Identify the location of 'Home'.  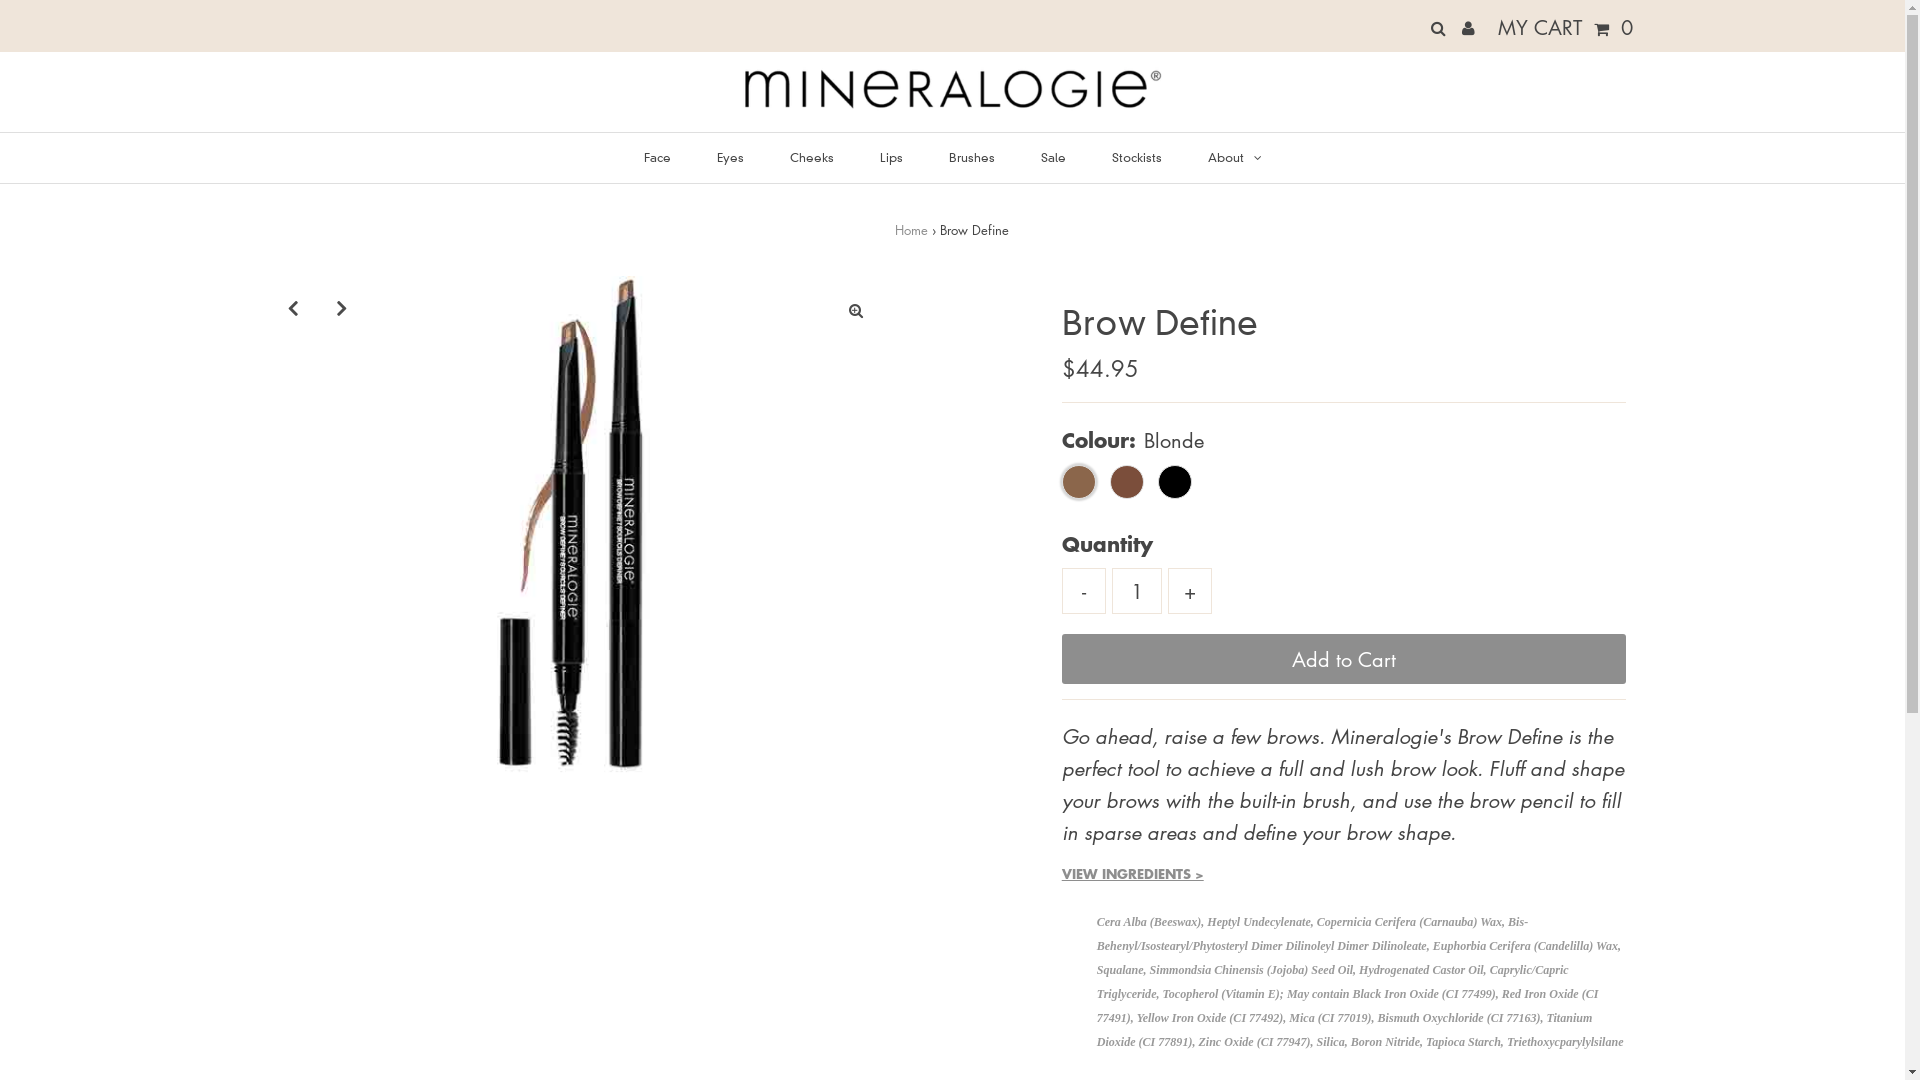
(893, 228).